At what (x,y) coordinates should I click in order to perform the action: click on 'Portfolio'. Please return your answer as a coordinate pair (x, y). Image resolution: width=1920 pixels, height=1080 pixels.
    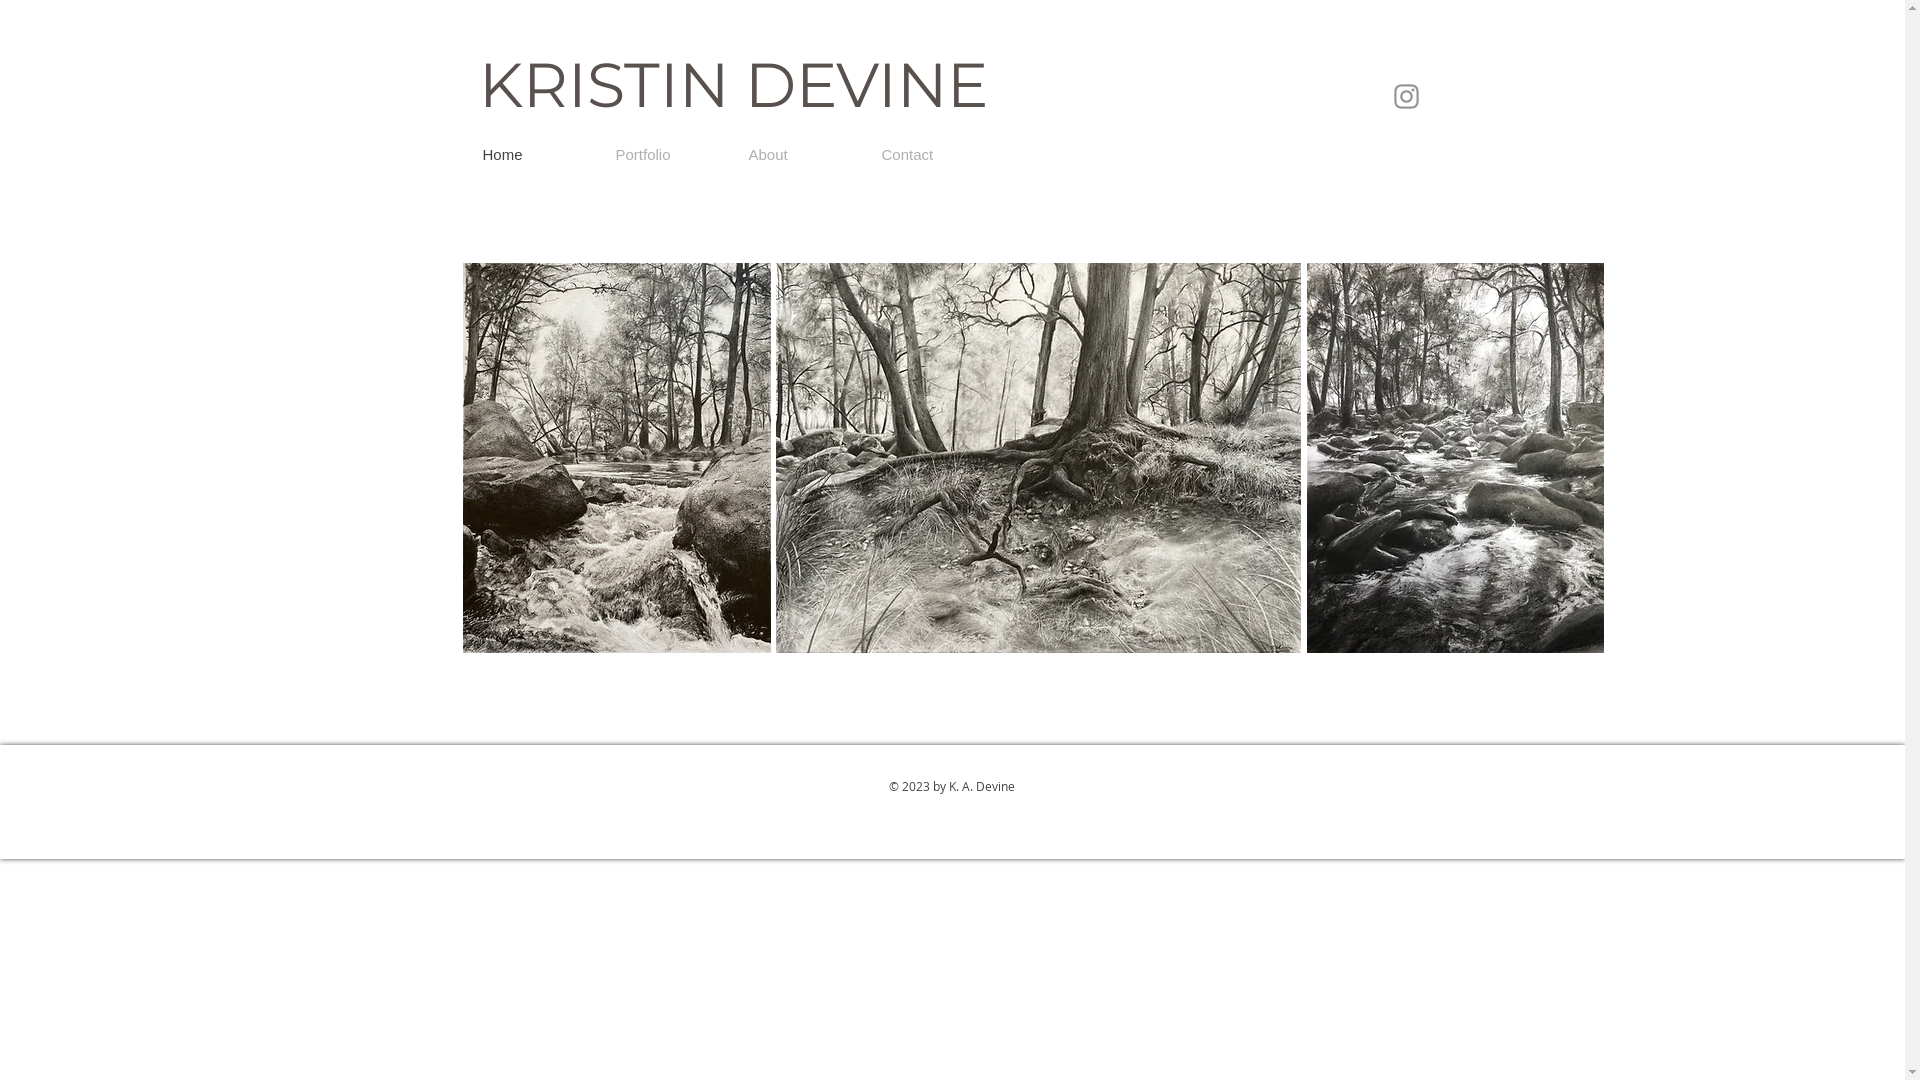
    Looking at the image, I should click on (666, 153).